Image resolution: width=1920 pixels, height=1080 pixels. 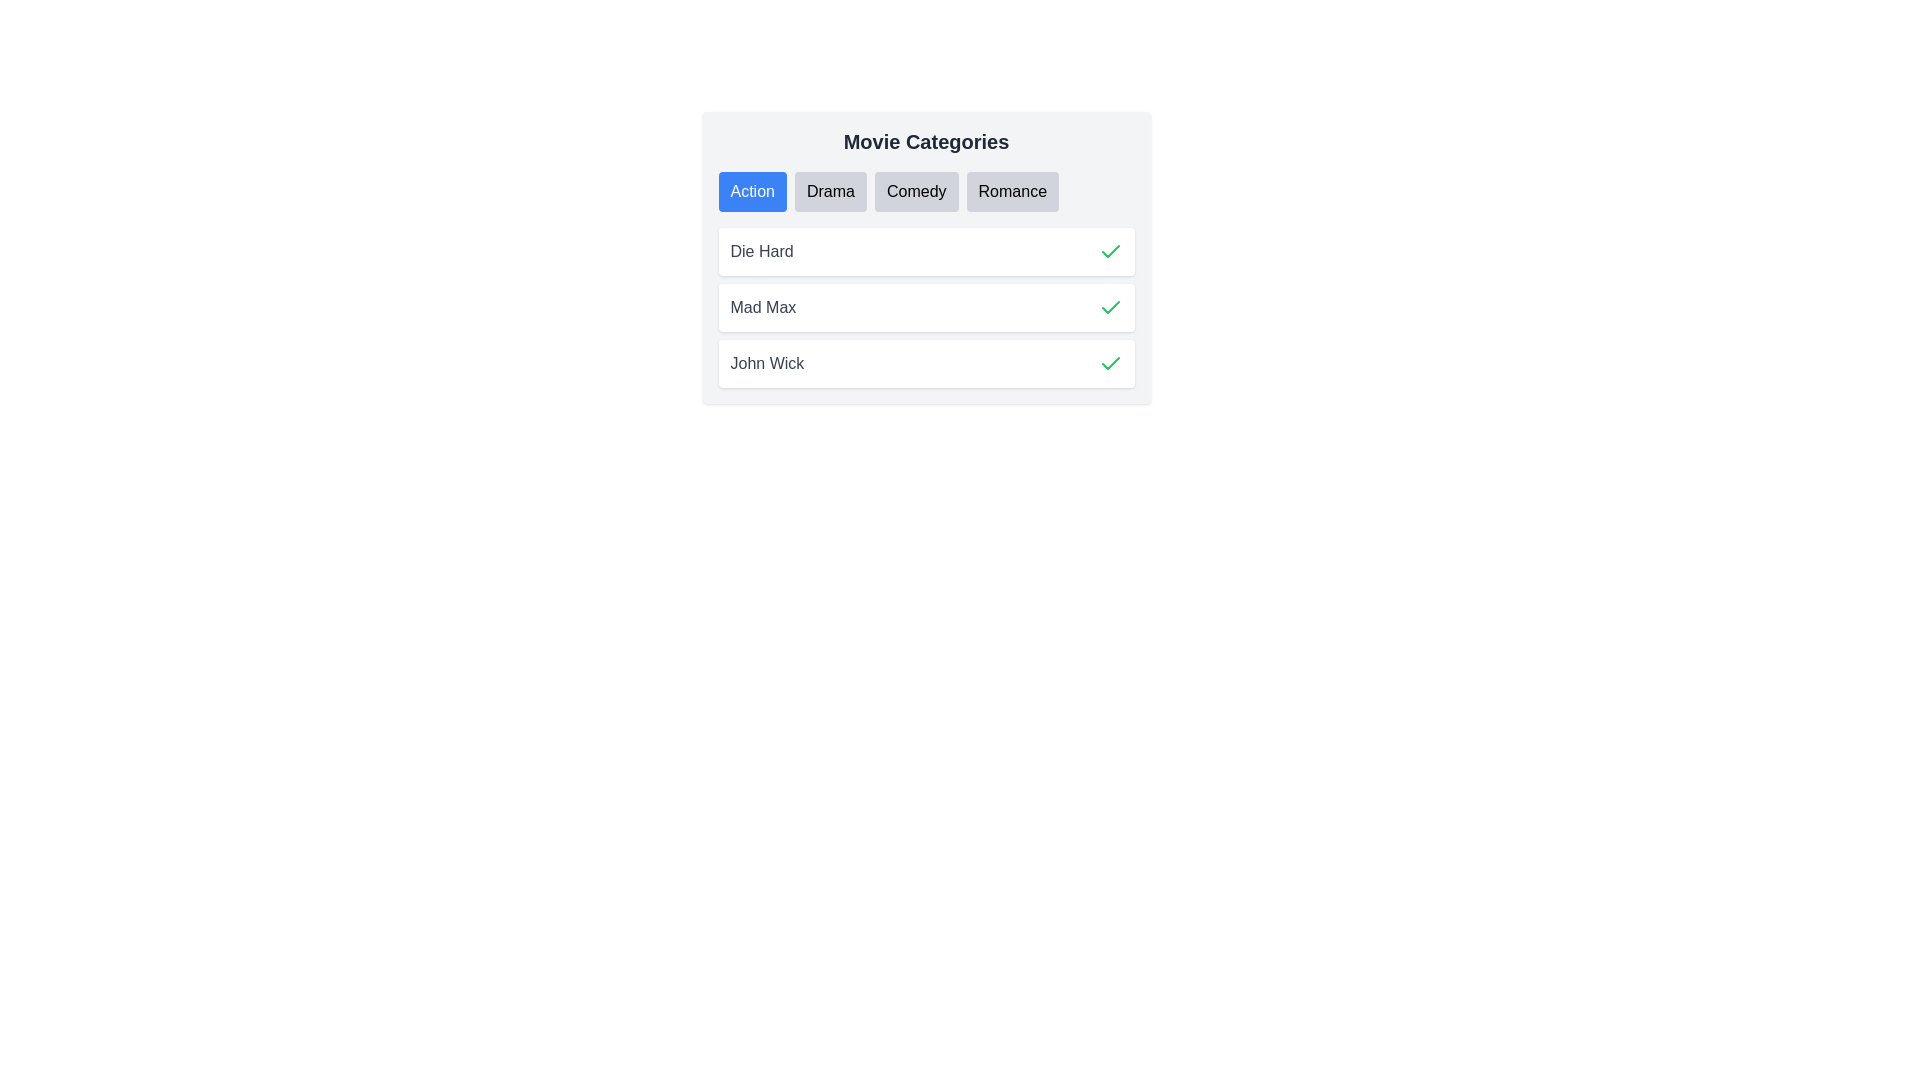 What do you see at coordinates (830, 192) in the screenshot?
I see `the 'Drama' button, which is a rectangular button with a light gray background and black text` at bounding box center [830, 192].